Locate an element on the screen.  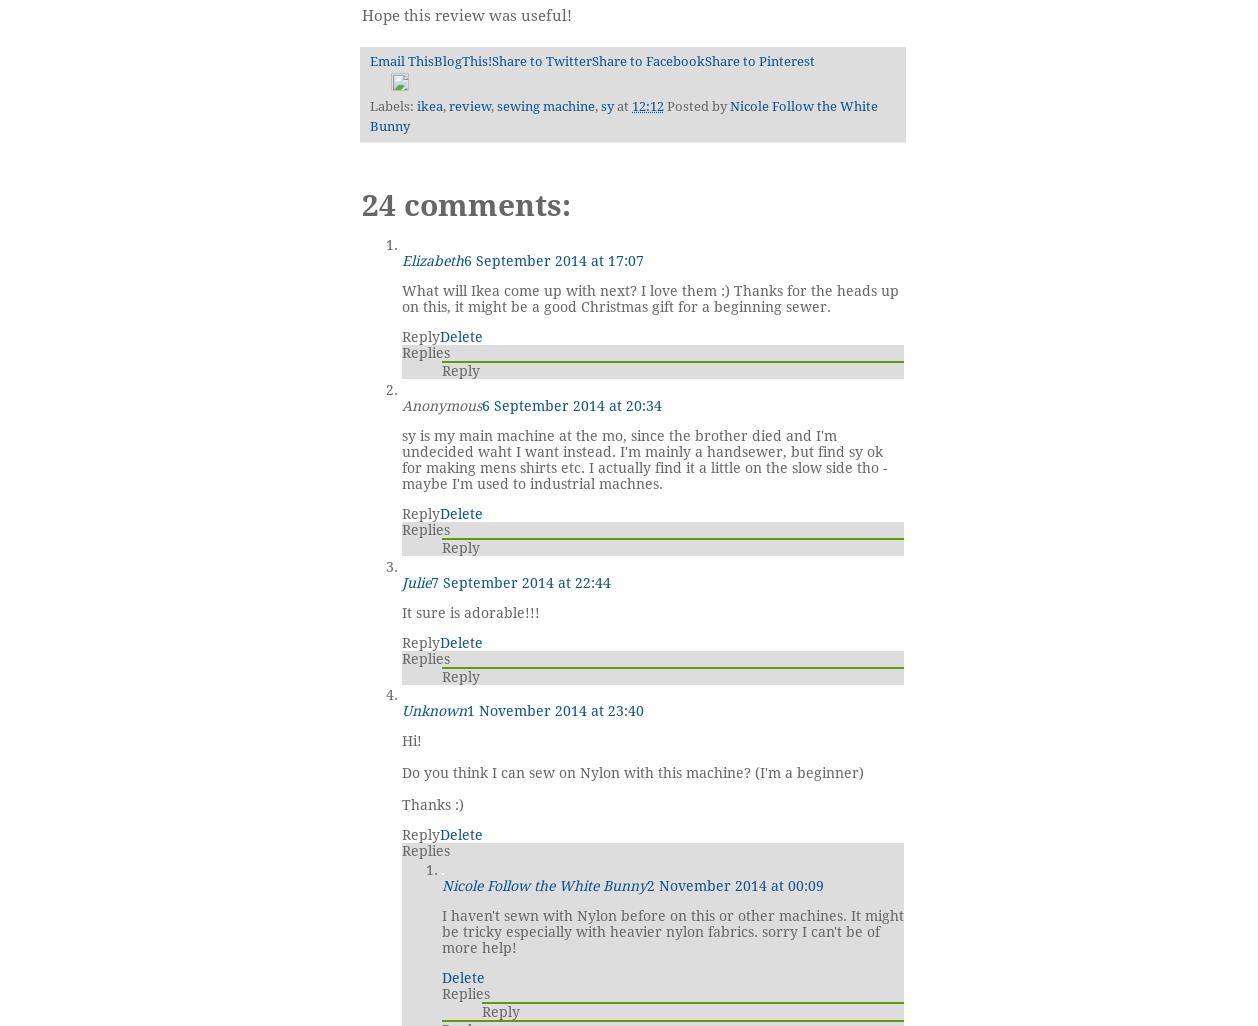
'7 September 2014 at 22:44' is located at coordinates (519, 581).